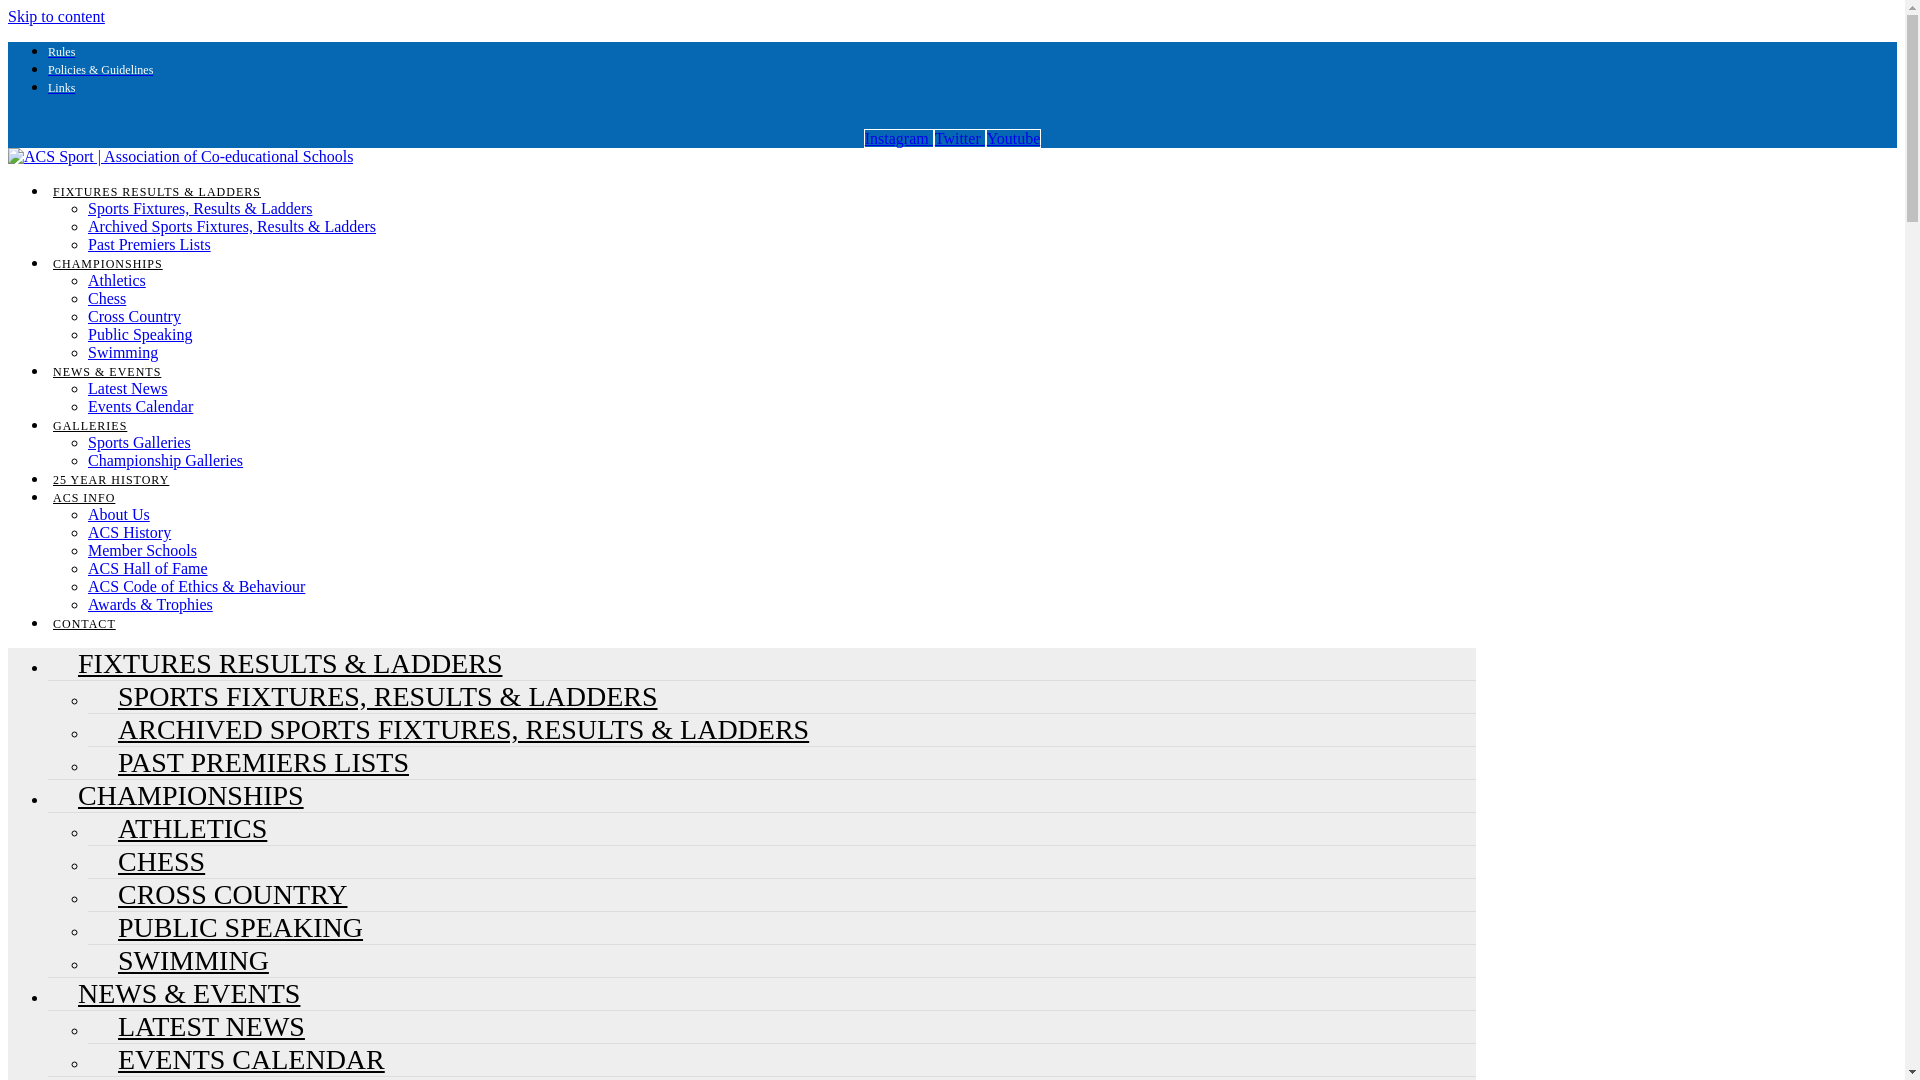 The height and width of the screenshot is (1080, 1920). I want to click on 'ATHLETICS', so click(177, 828).